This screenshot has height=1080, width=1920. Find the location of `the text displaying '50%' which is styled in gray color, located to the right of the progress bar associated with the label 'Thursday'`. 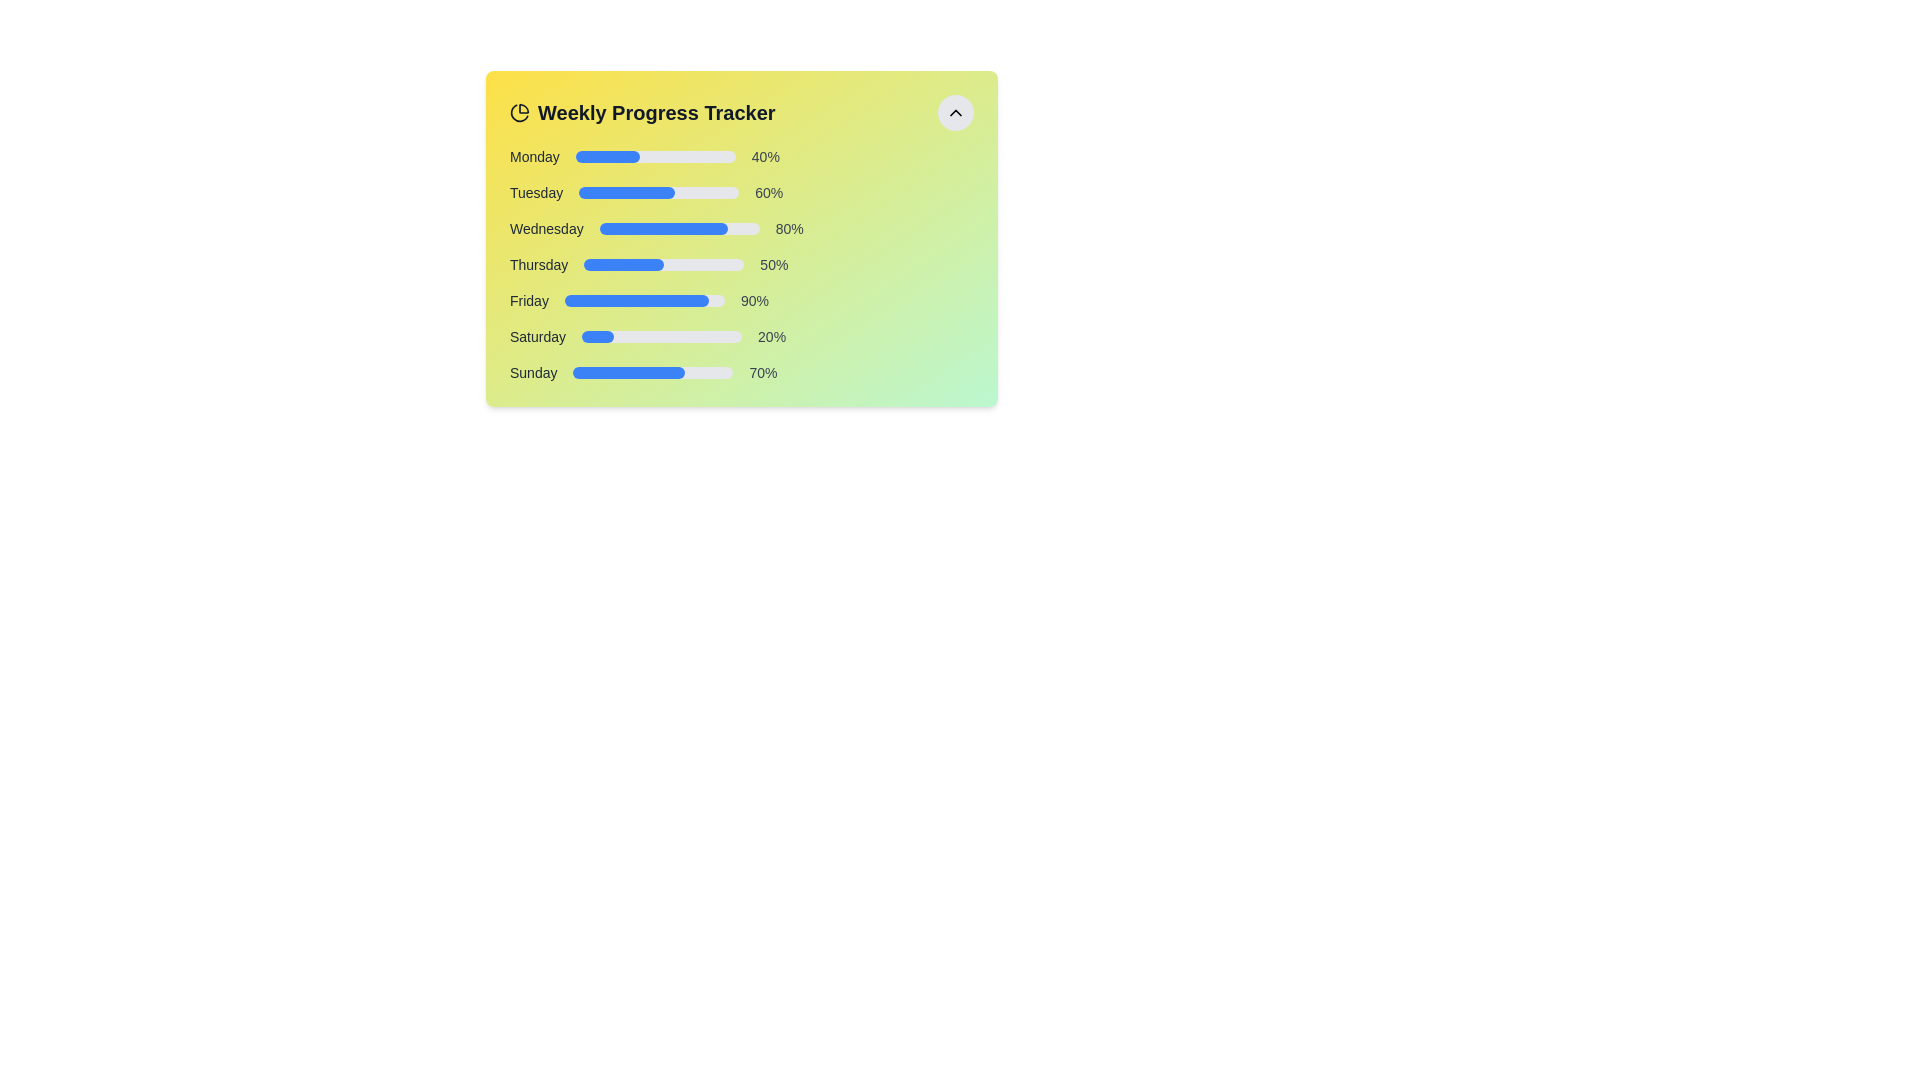

the text displaying '50%' which is styled in gray color, located to the right of the progress bar associated with the label 'Thursday' is located at coordinates (773, 264).